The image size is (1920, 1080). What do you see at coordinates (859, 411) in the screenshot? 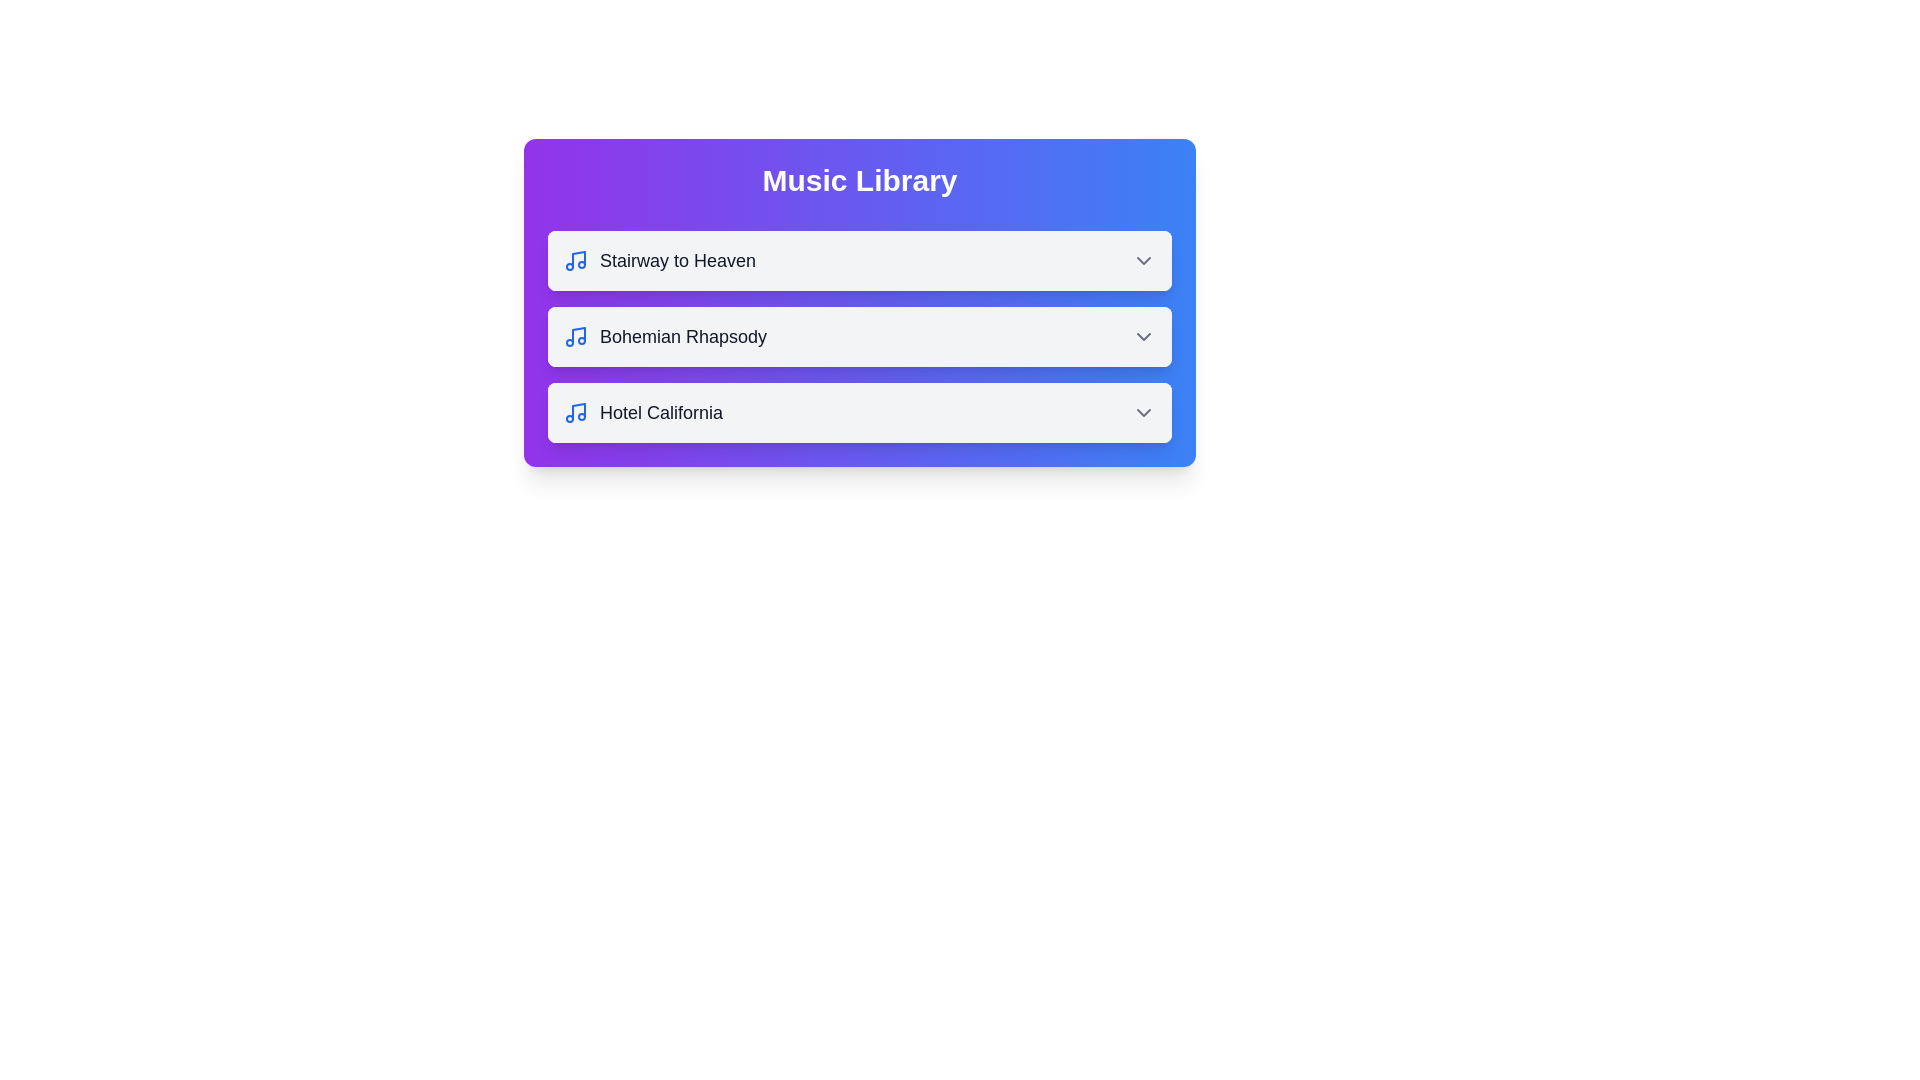
I see `the selectable item representing 'Hotel California' in the Music Library interface` at bounding box center [859, 411].